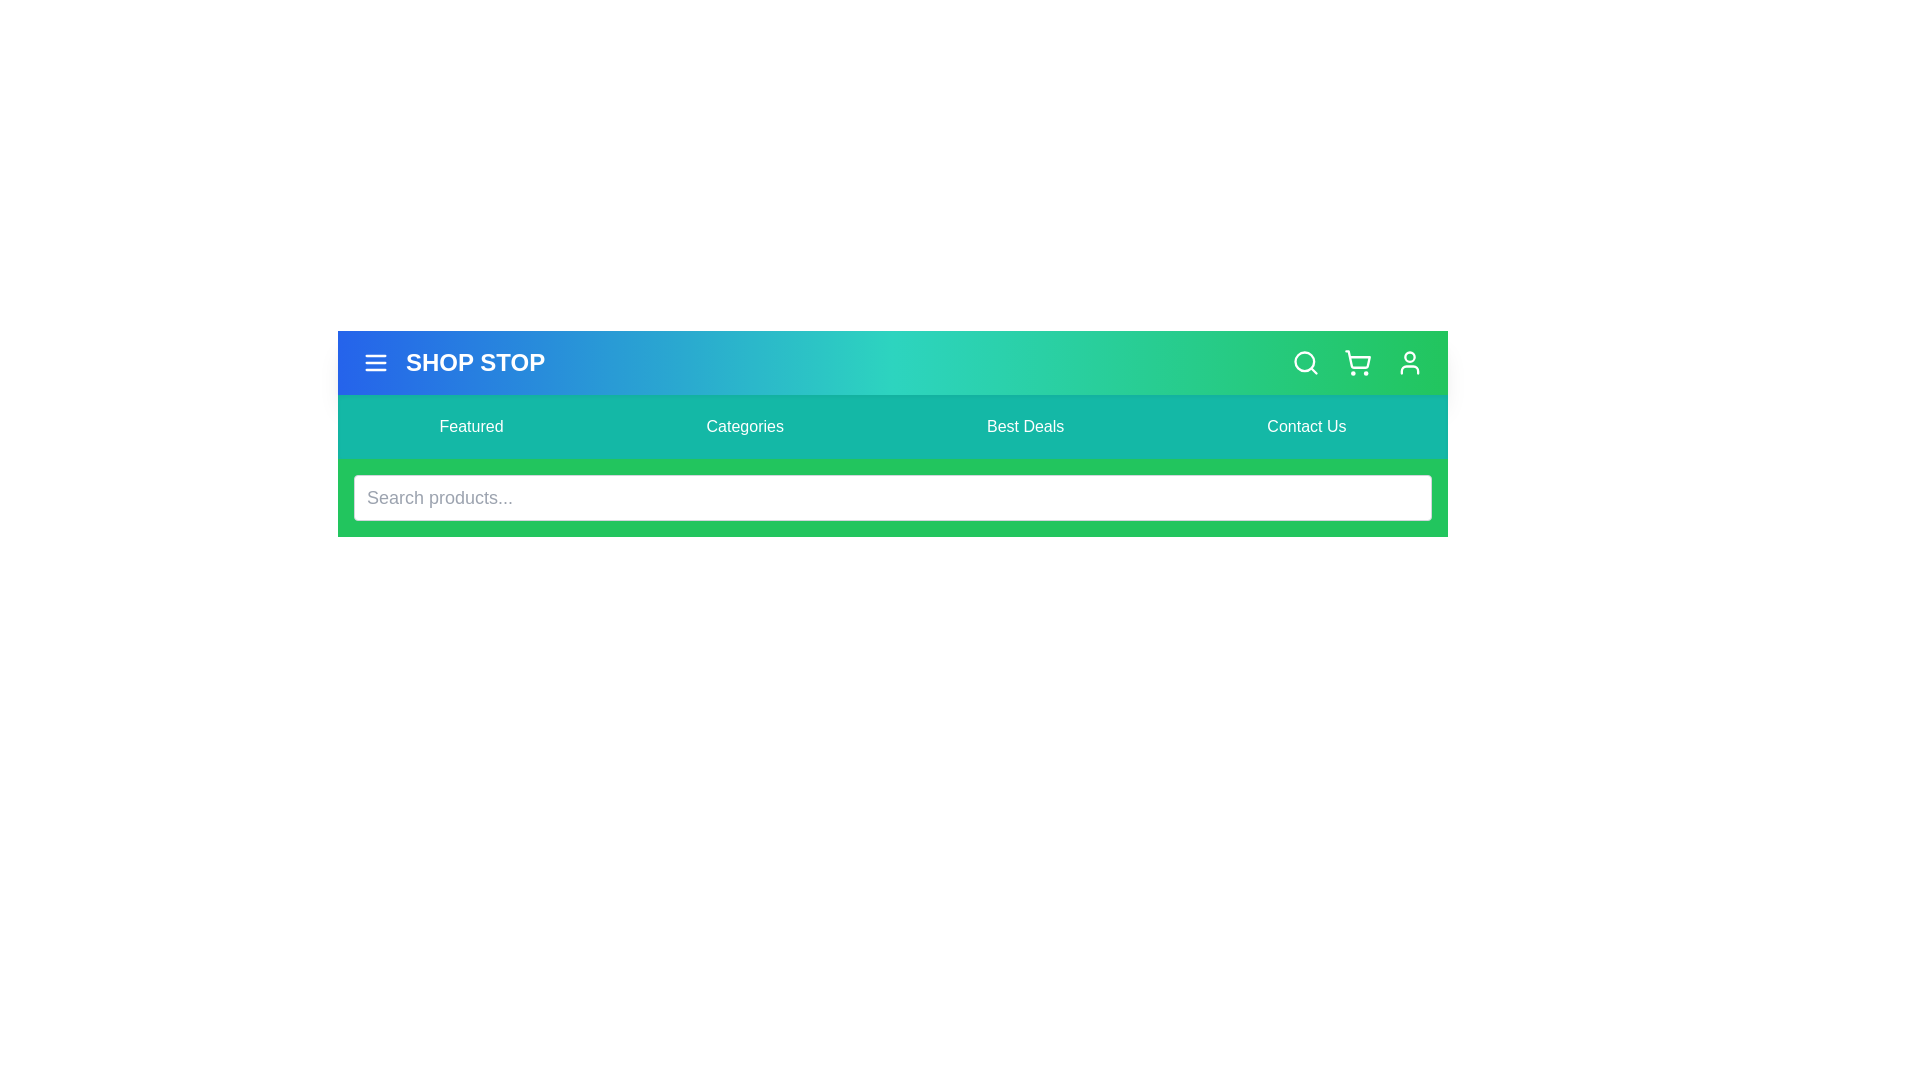  Describe the element at coordinates (1025, 426) in the screenshot. I see `the menu item labeled Best Deals in the navigation bar` at that location.